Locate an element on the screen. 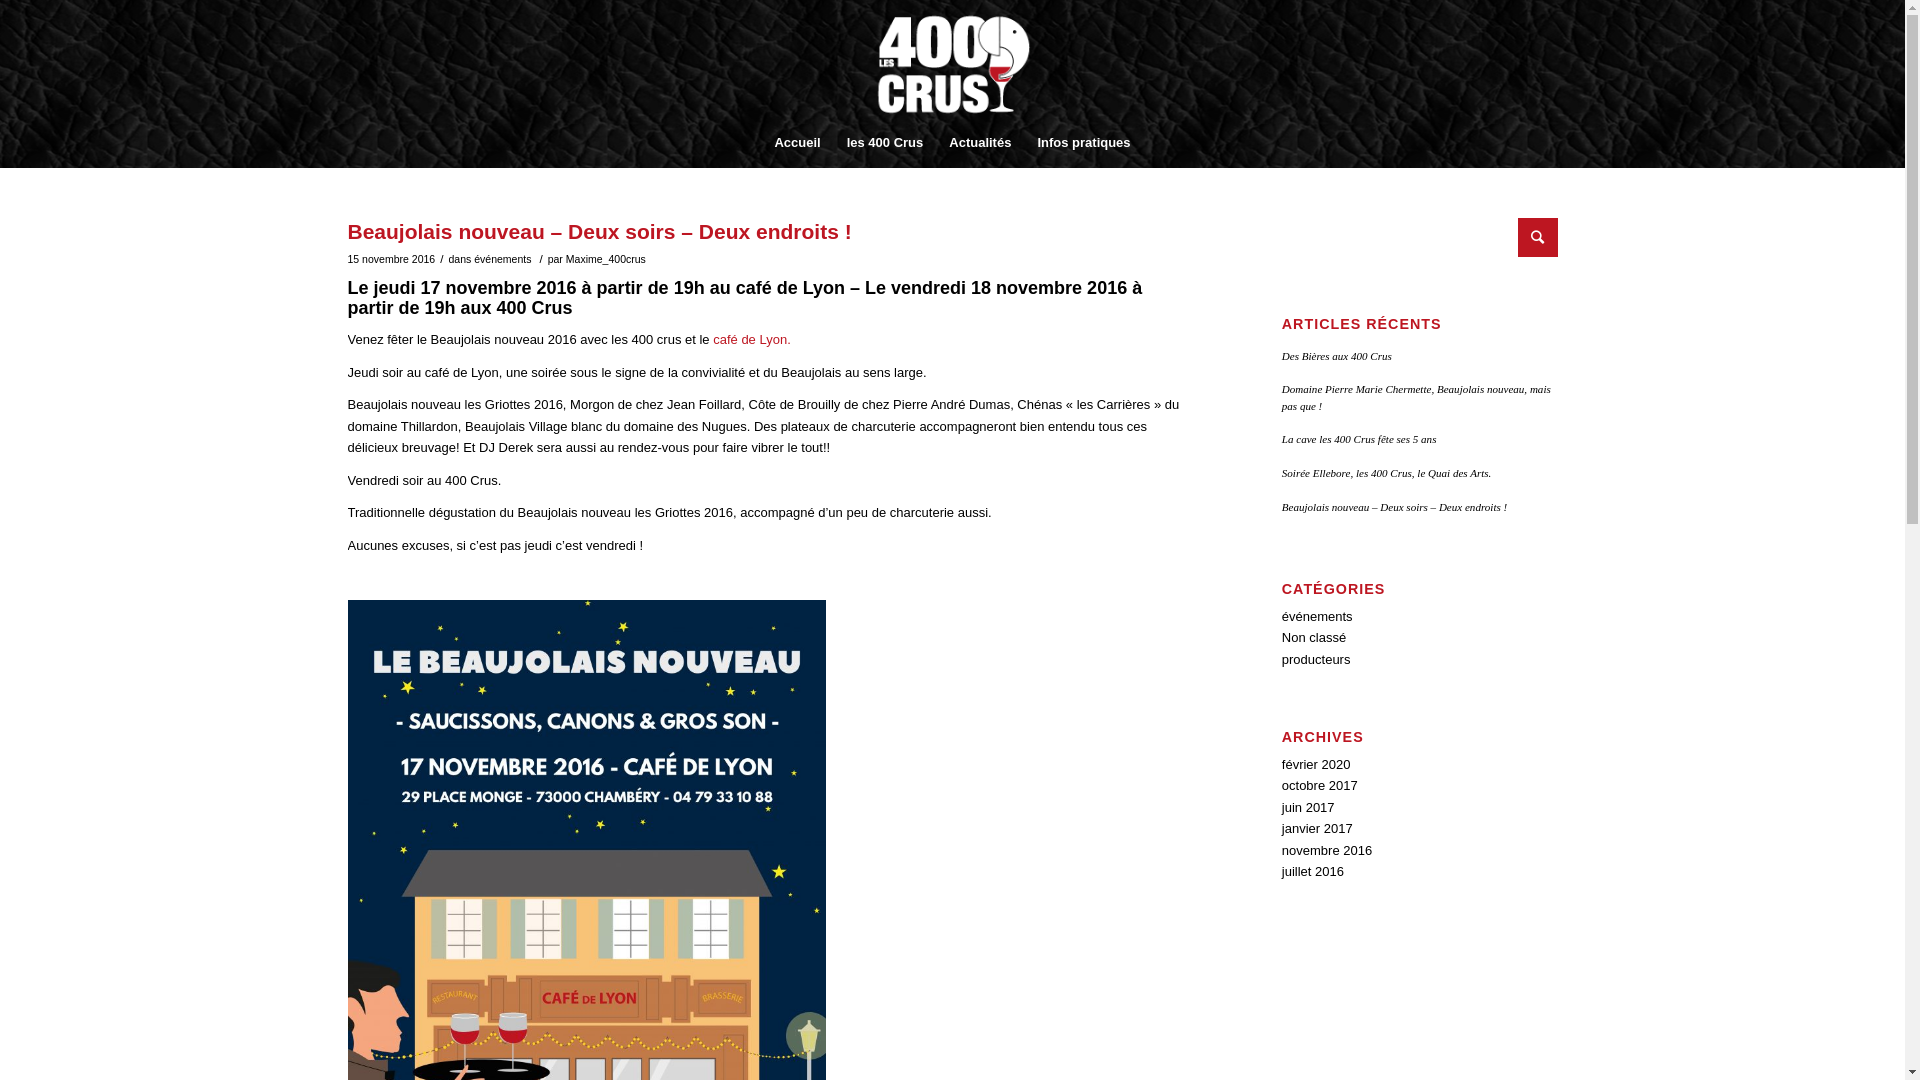 The height and width of the screenshot is (1080, 1920). 'juillet 2016' is located at coordinates (1281, 870).